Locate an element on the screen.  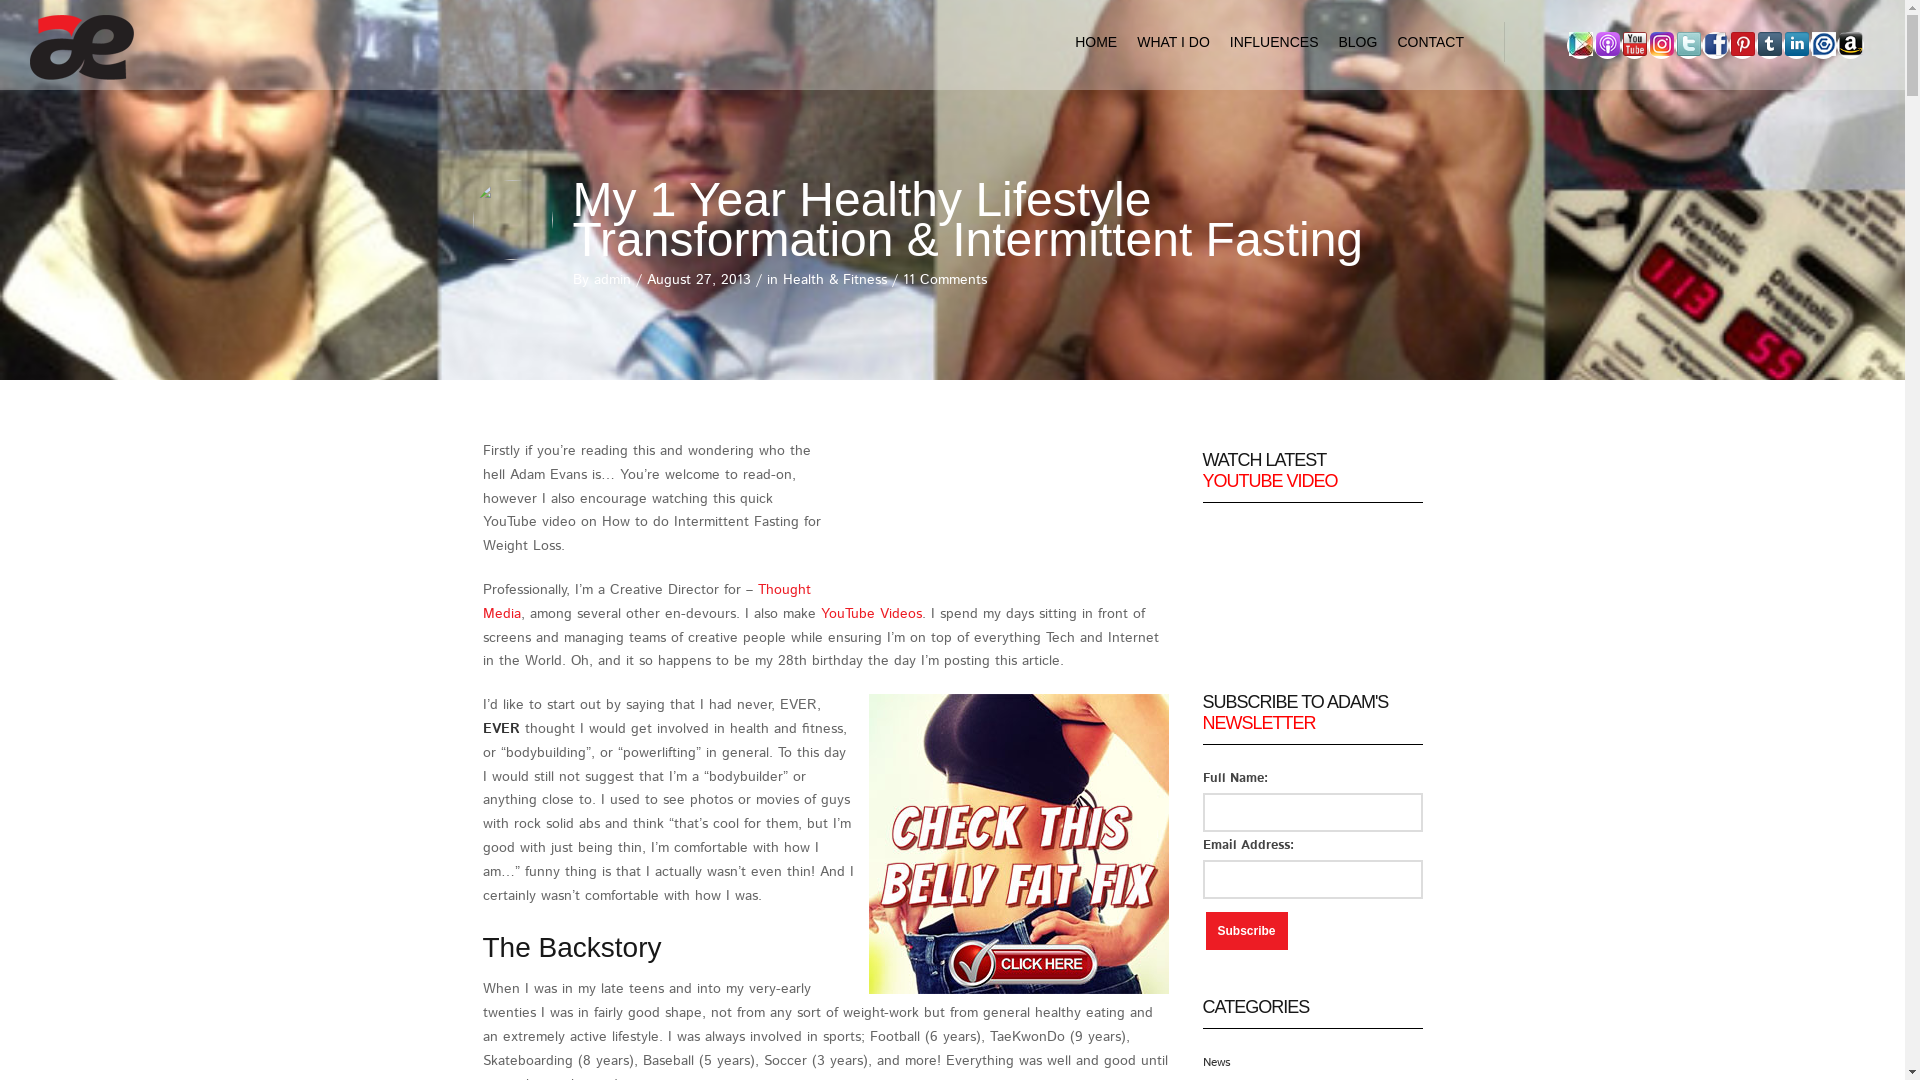
'YouTube Video Player' is located at coordinates (1311, 589).